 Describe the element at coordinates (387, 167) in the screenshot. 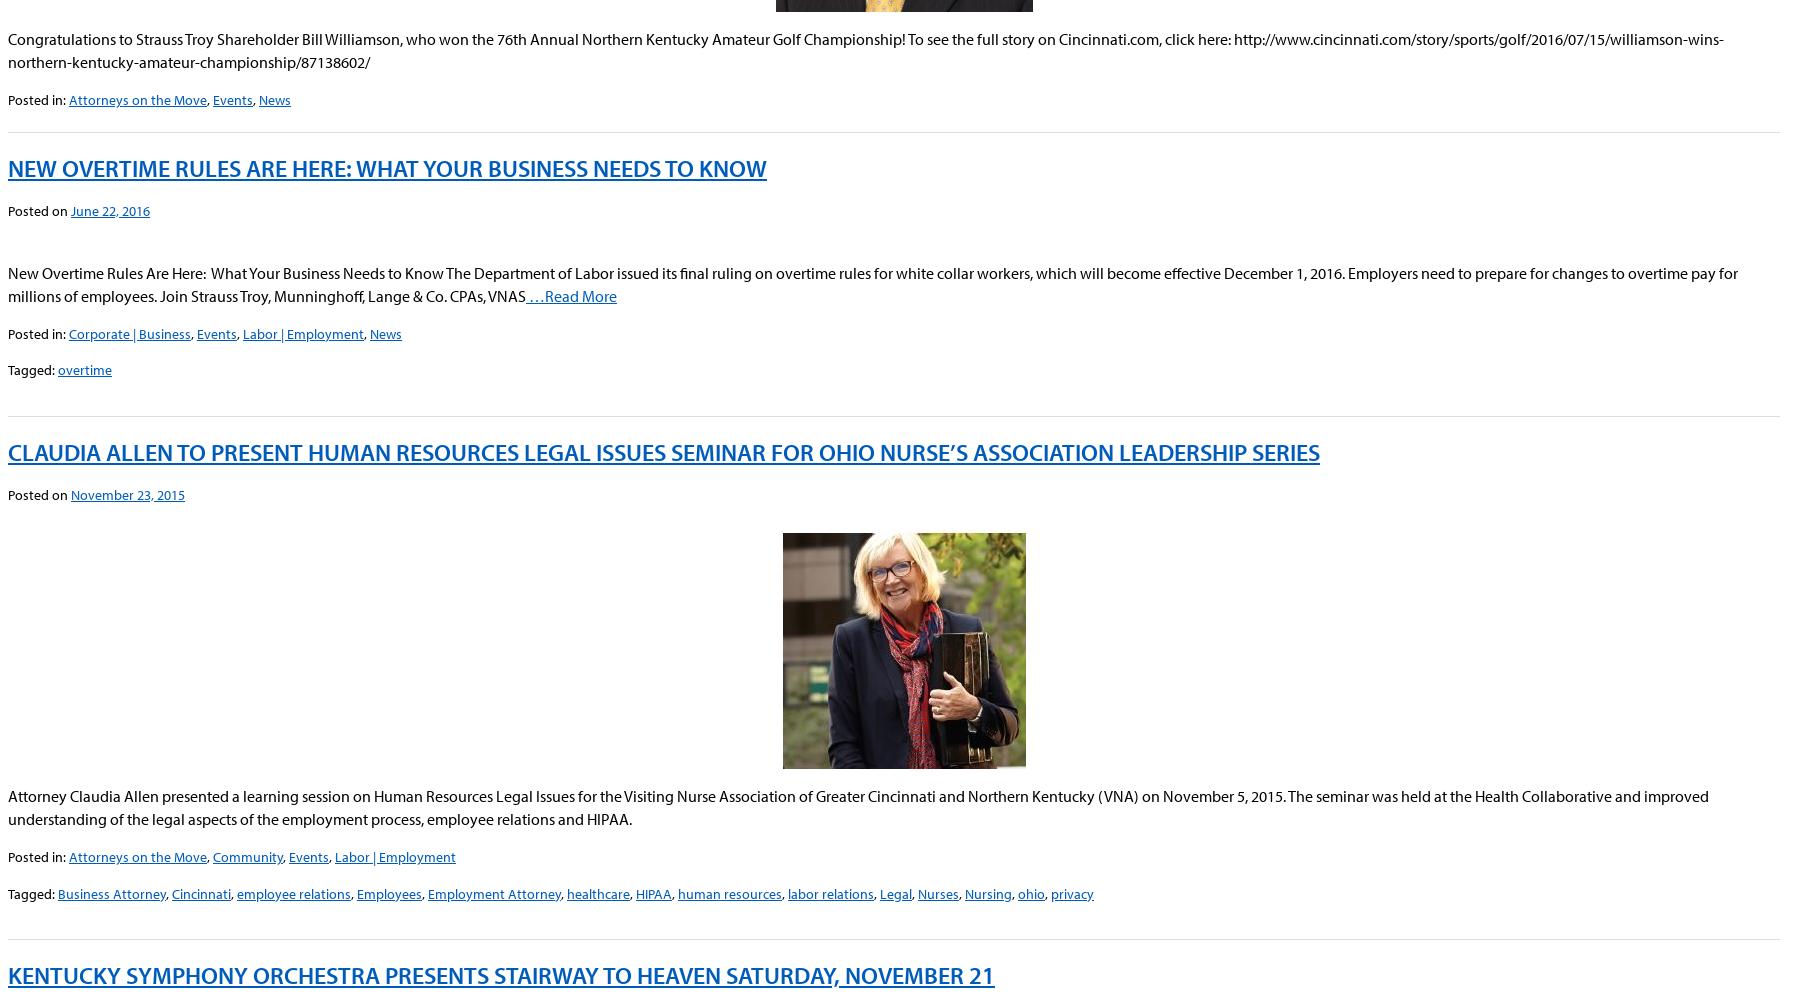

I see `'New Overtime Rules Are Here:  What Your Business Needs to Know'` at that location.